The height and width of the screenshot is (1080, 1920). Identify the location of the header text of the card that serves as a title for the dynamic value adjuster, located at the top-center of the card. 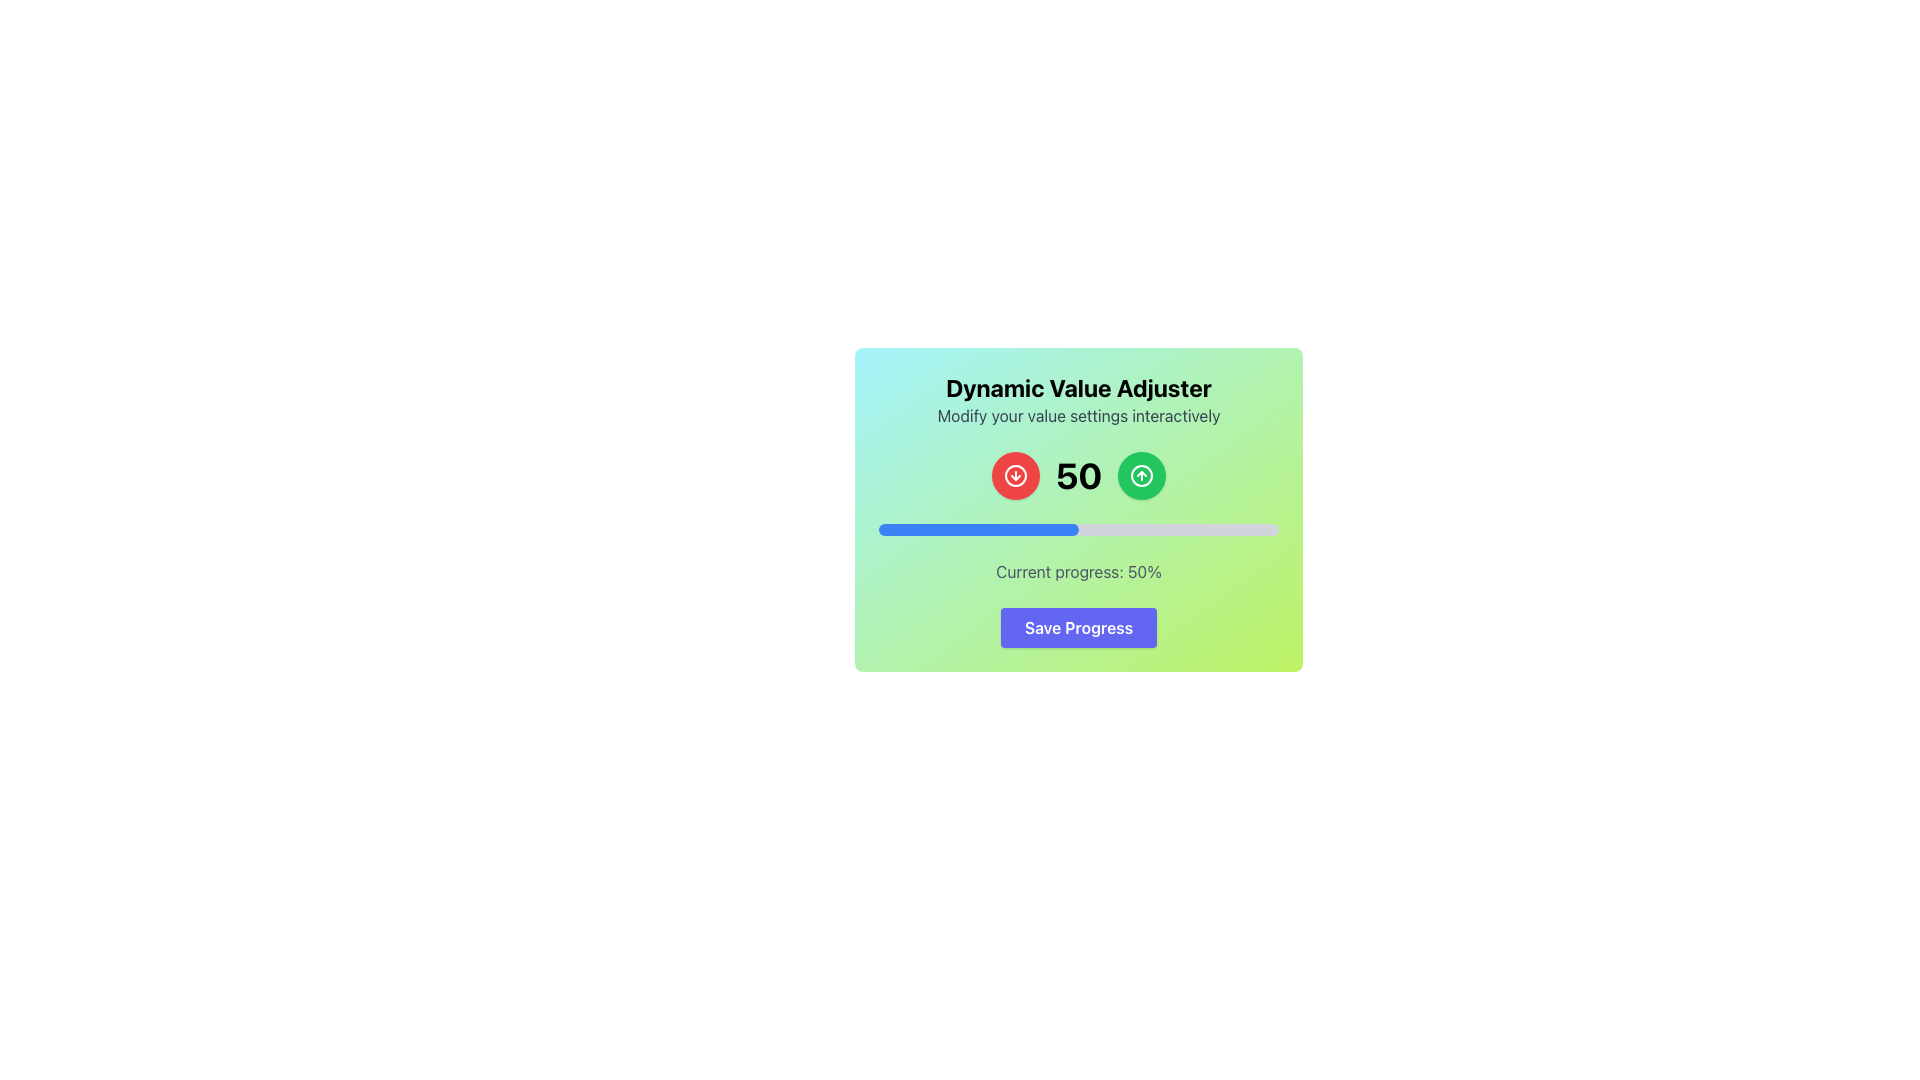
(1078, 388).